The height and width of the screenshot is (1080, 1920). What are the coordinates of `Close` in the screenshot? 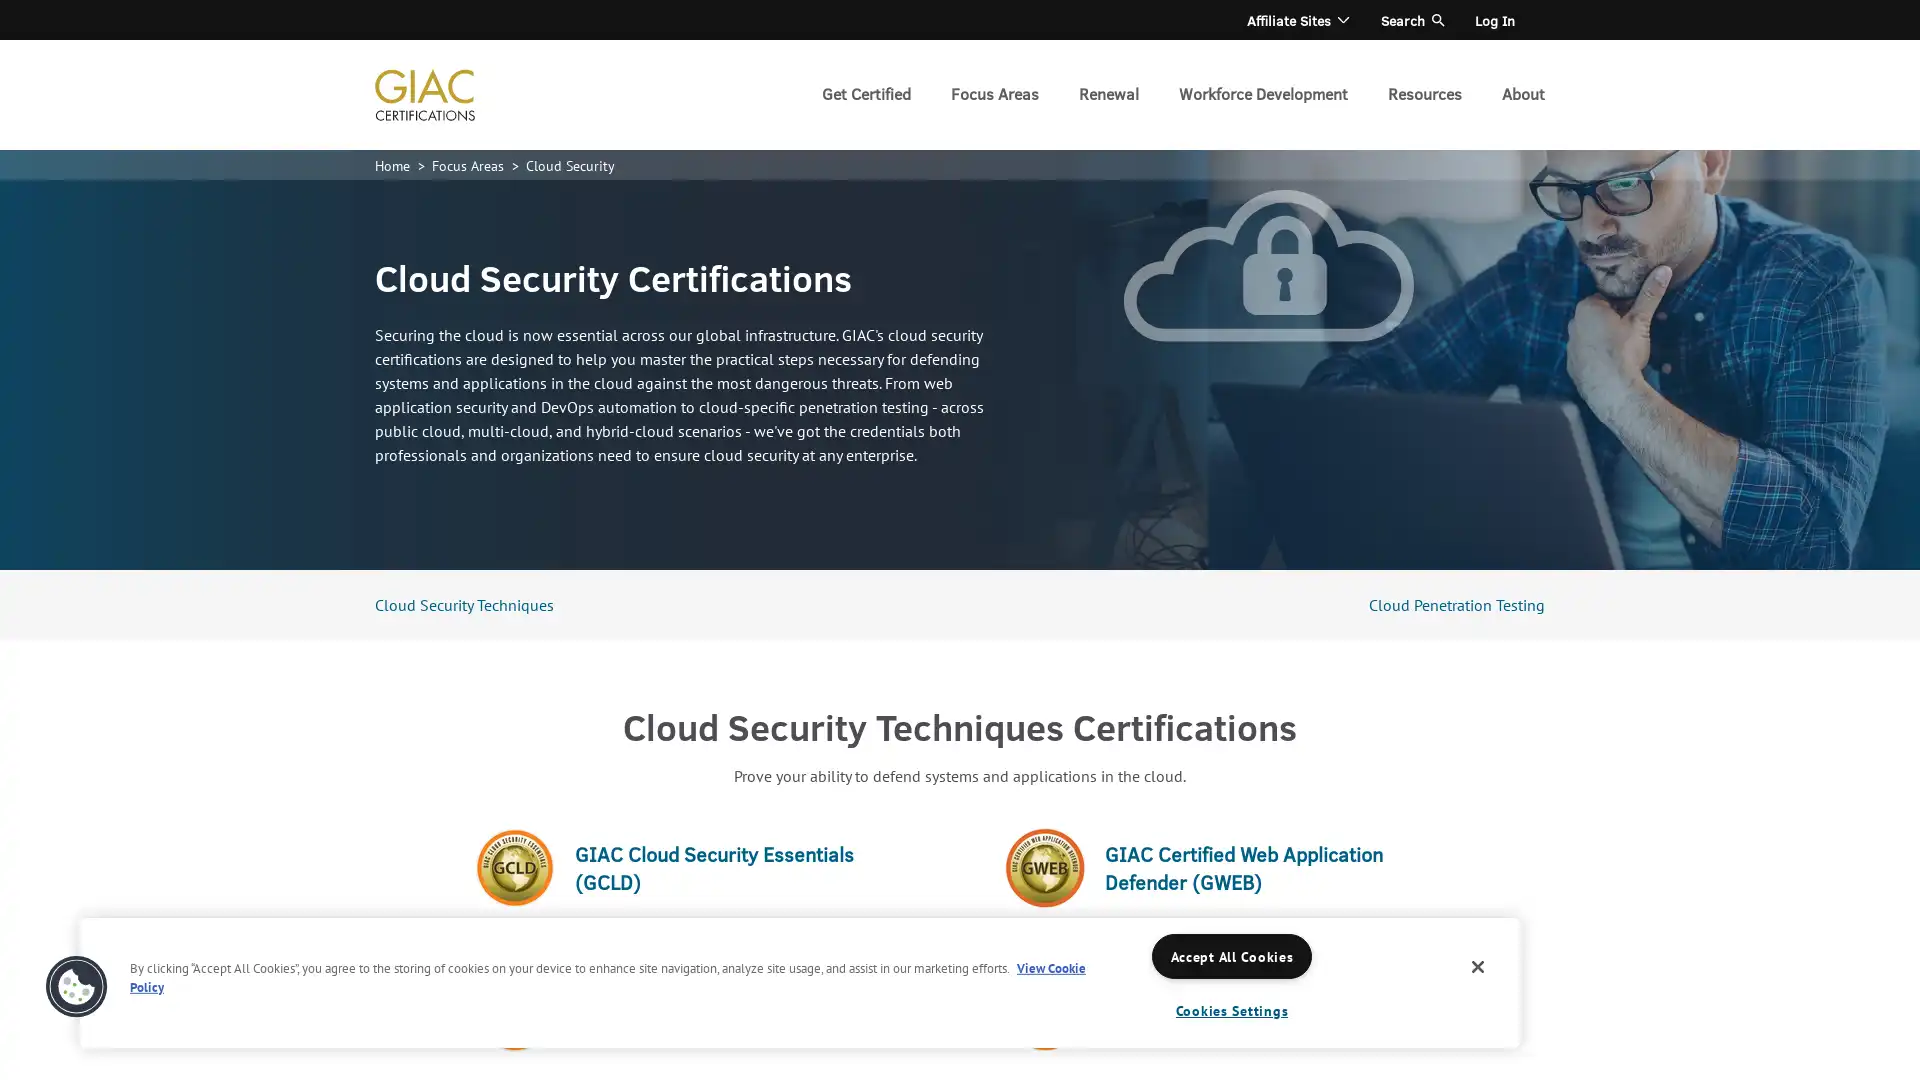 It's located at (1478, 966).